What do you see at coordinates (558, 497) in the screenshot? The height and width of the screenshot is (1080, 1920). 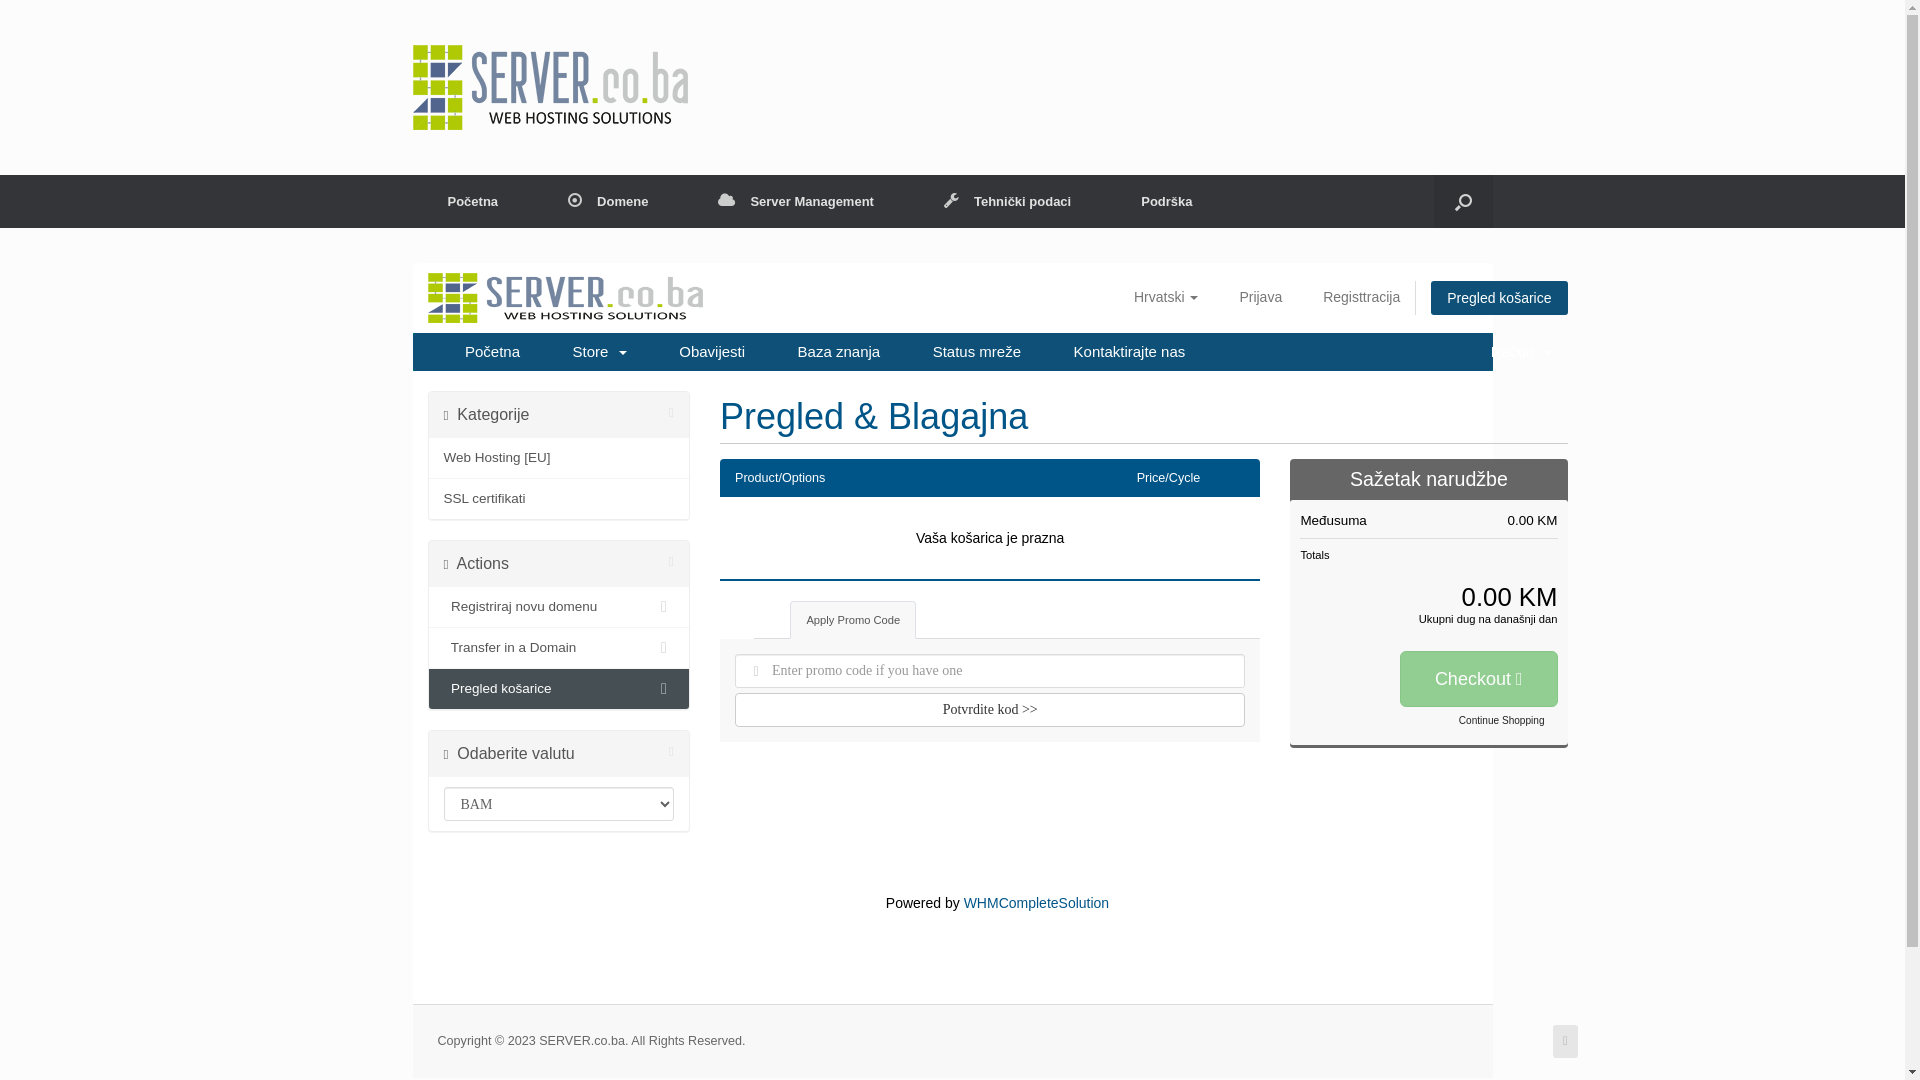 I see `'SSL certifikati'` at bounding box center [558, 497].